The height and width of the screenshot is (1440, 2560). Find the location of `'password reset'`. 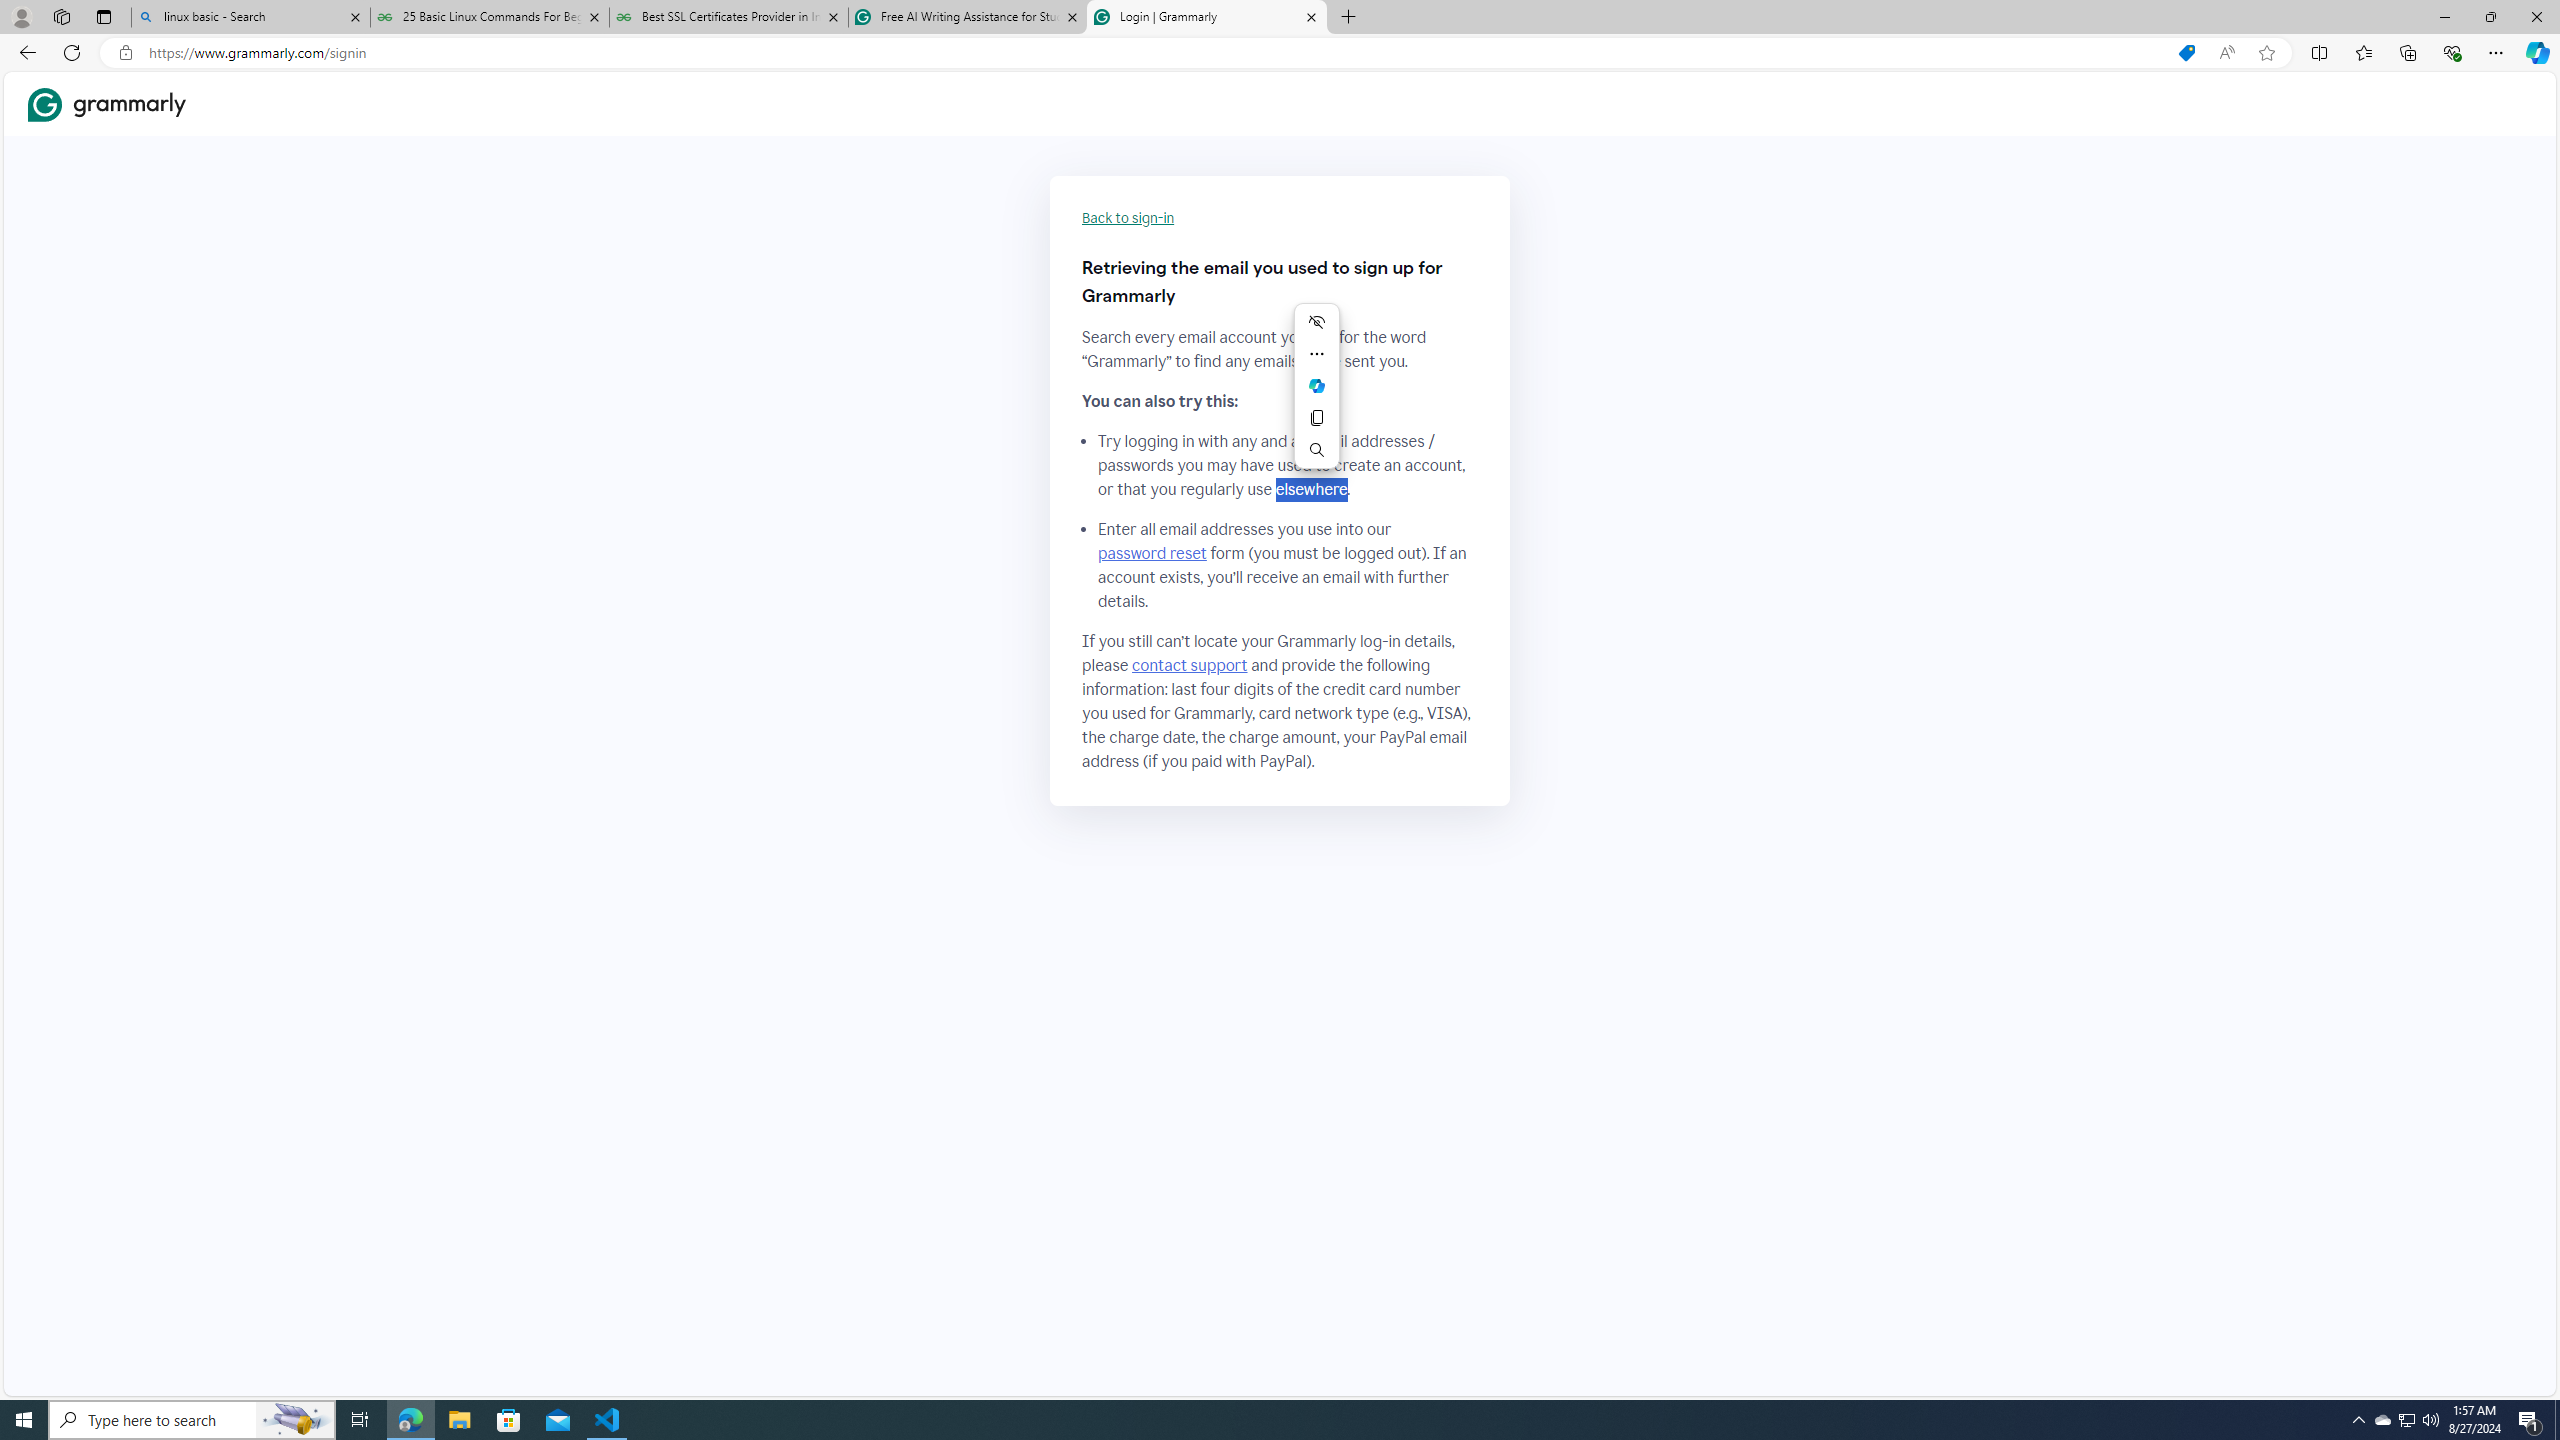

'password reset' is located at coordinates (1151, 552).